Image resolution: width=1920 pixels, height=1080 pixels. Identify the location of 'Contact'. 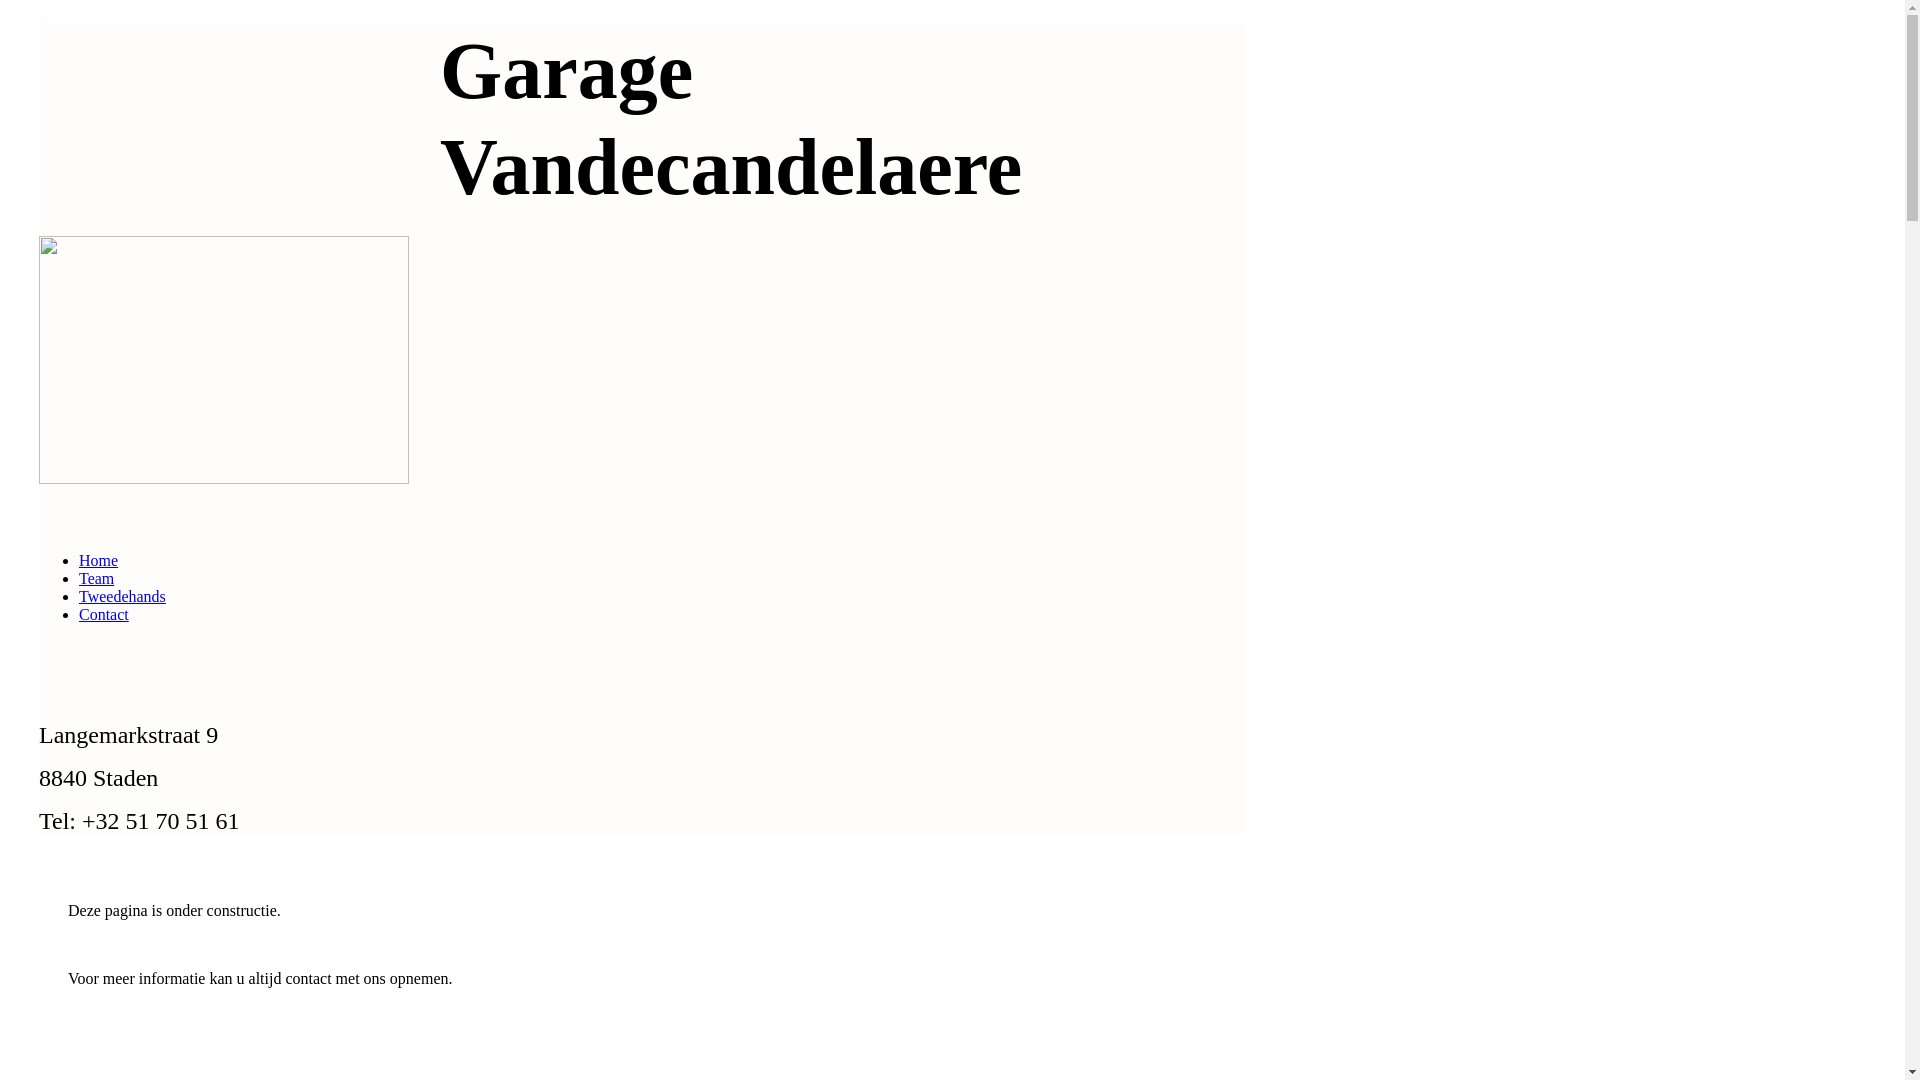
(103, 613).